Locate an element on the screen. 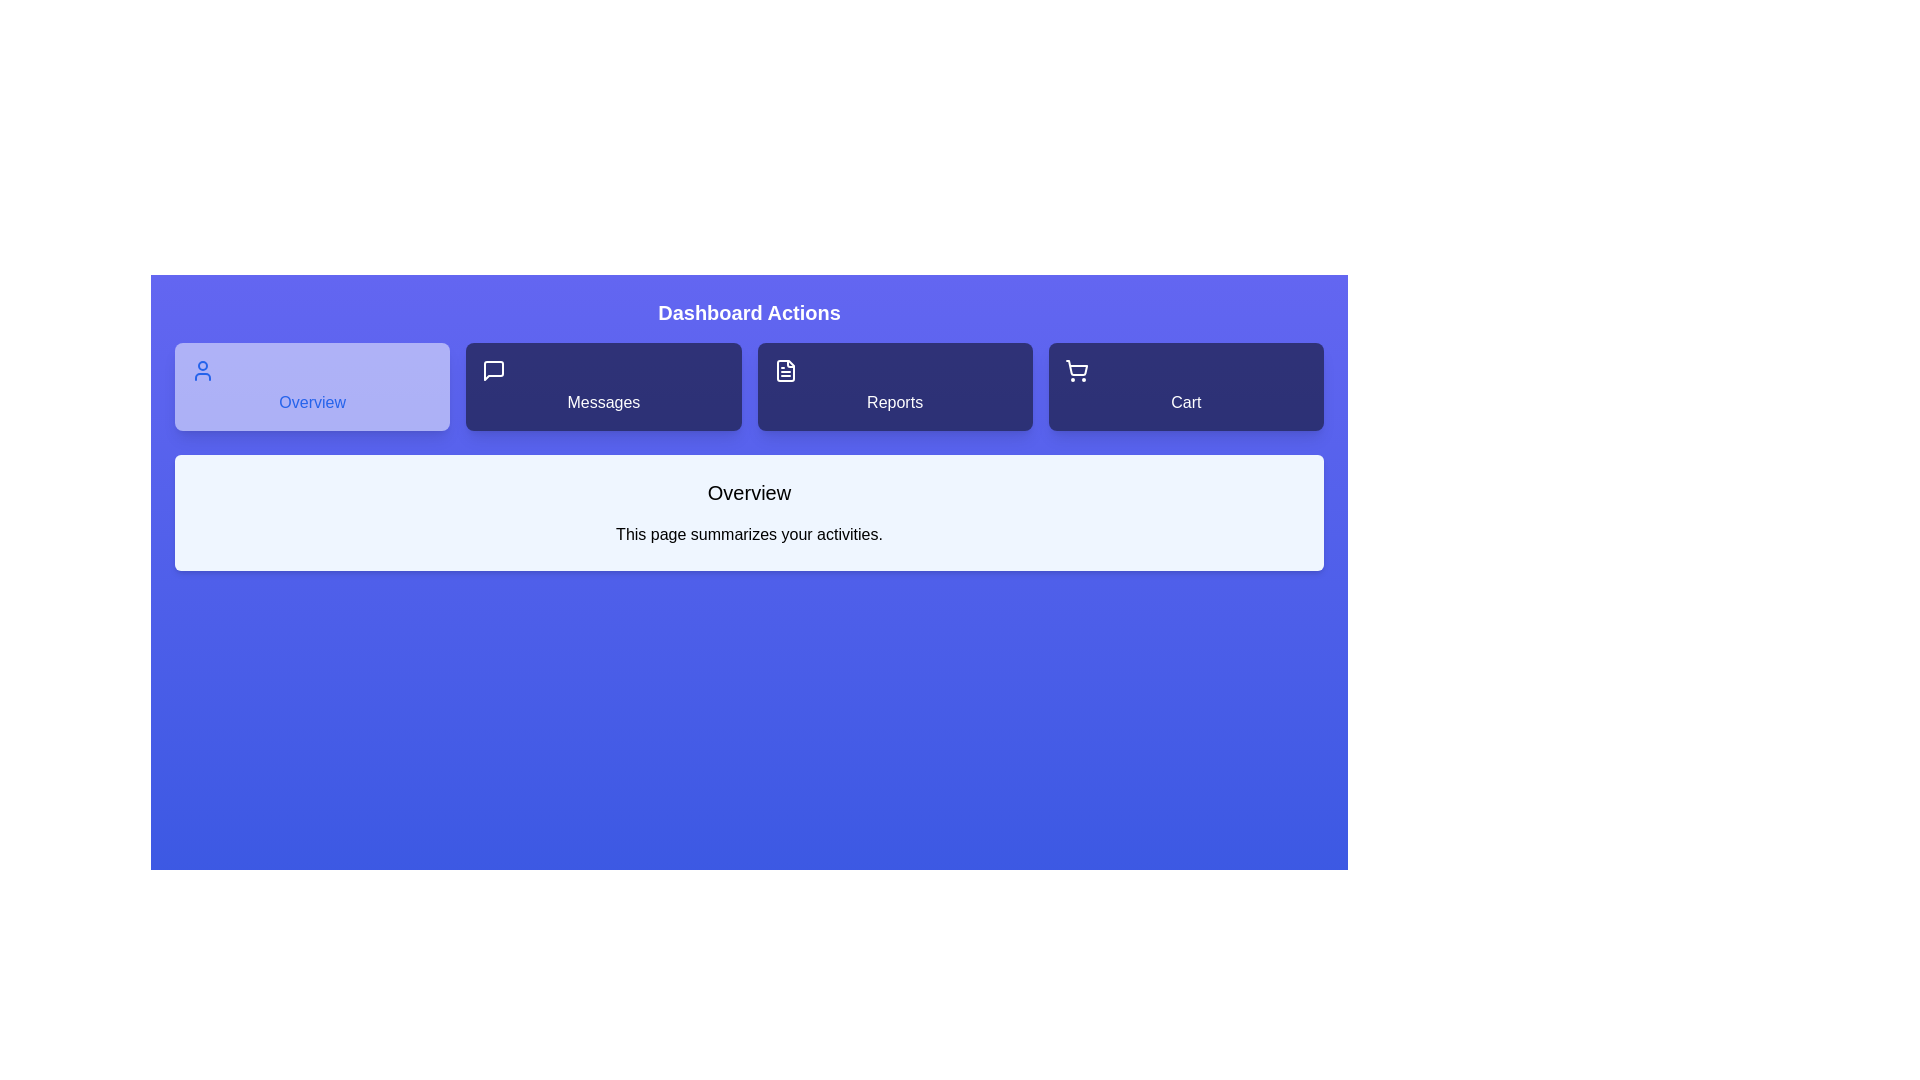  the Cart tab to view its content is located at coordinates (1186, 386).